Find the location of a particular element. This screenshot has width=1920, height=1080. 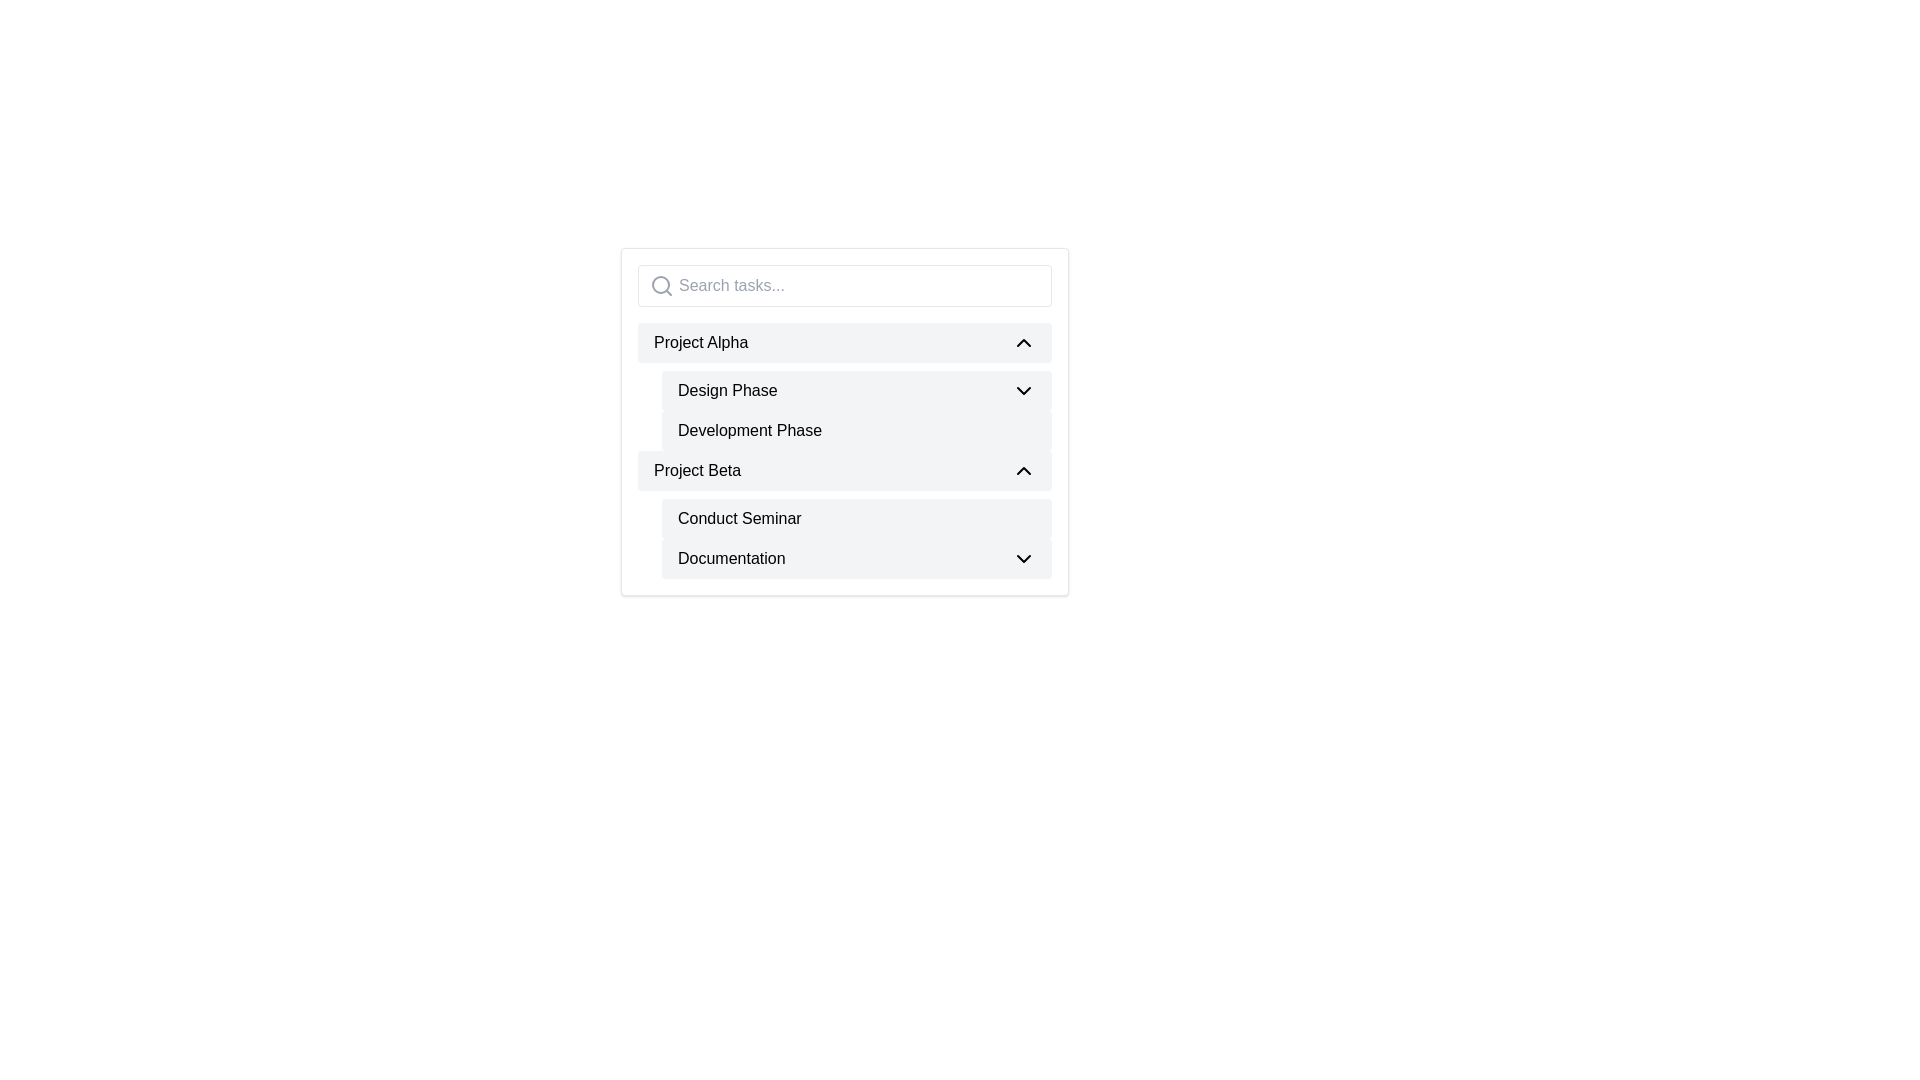

the 'Design Phase' dropdown toggle is located at coordinates (857, 390).